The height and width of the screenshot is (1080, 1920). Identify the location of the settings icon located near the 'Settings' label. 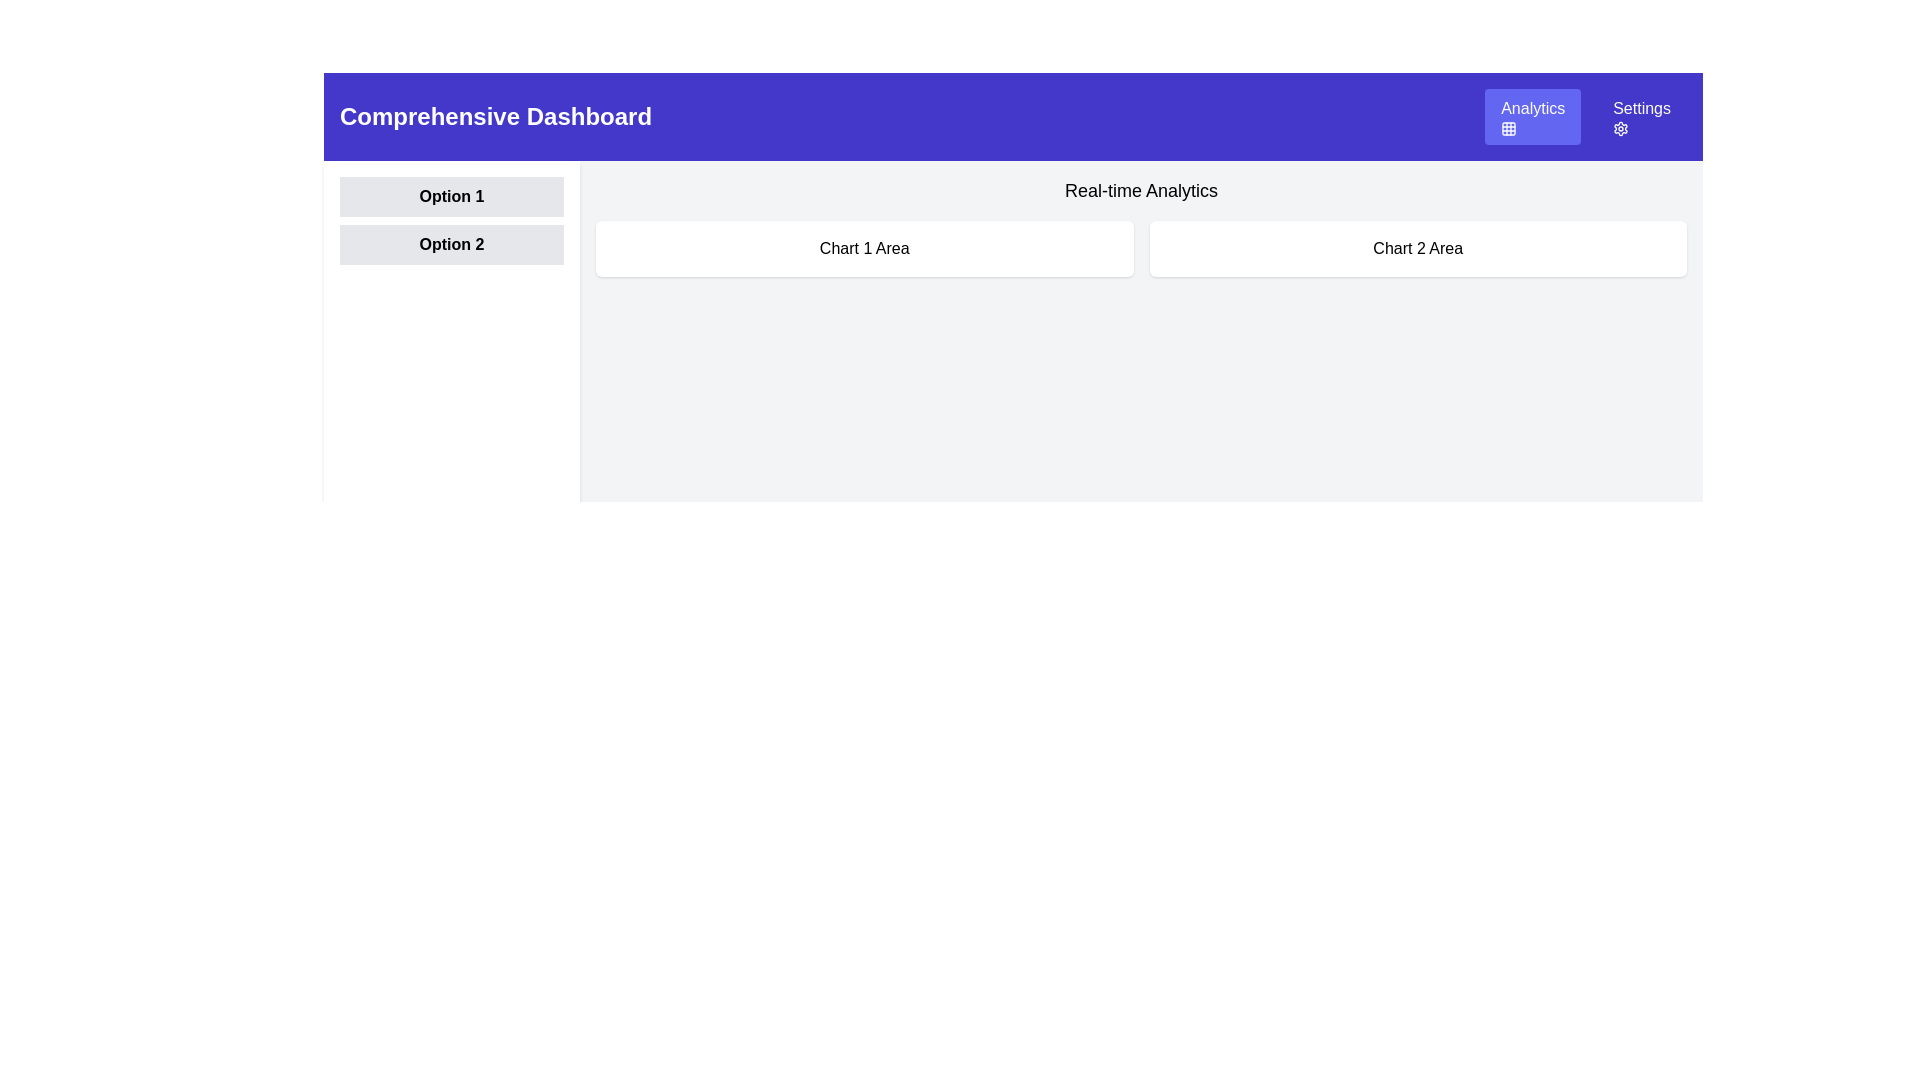
(1621, 128).